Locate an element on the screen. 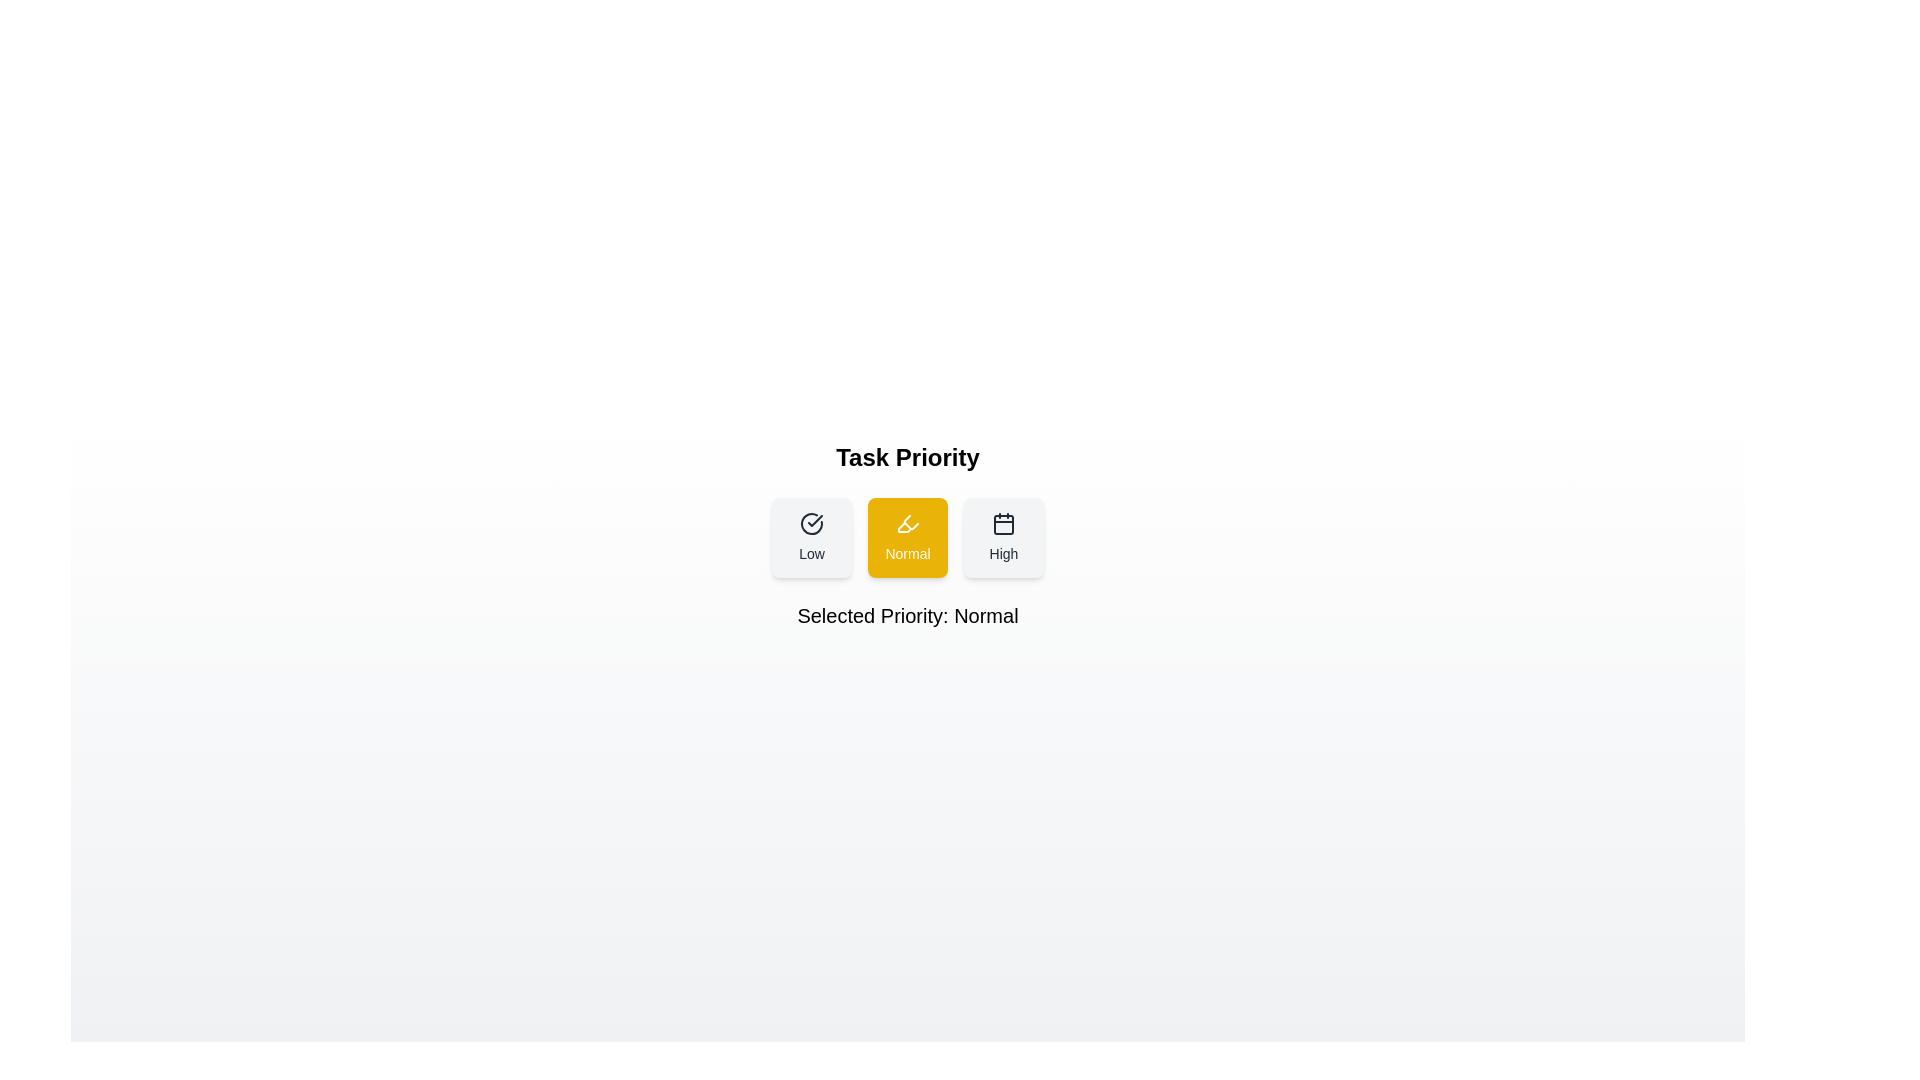  the 'High' priority button to select it is located at coordinates (1003, 536).